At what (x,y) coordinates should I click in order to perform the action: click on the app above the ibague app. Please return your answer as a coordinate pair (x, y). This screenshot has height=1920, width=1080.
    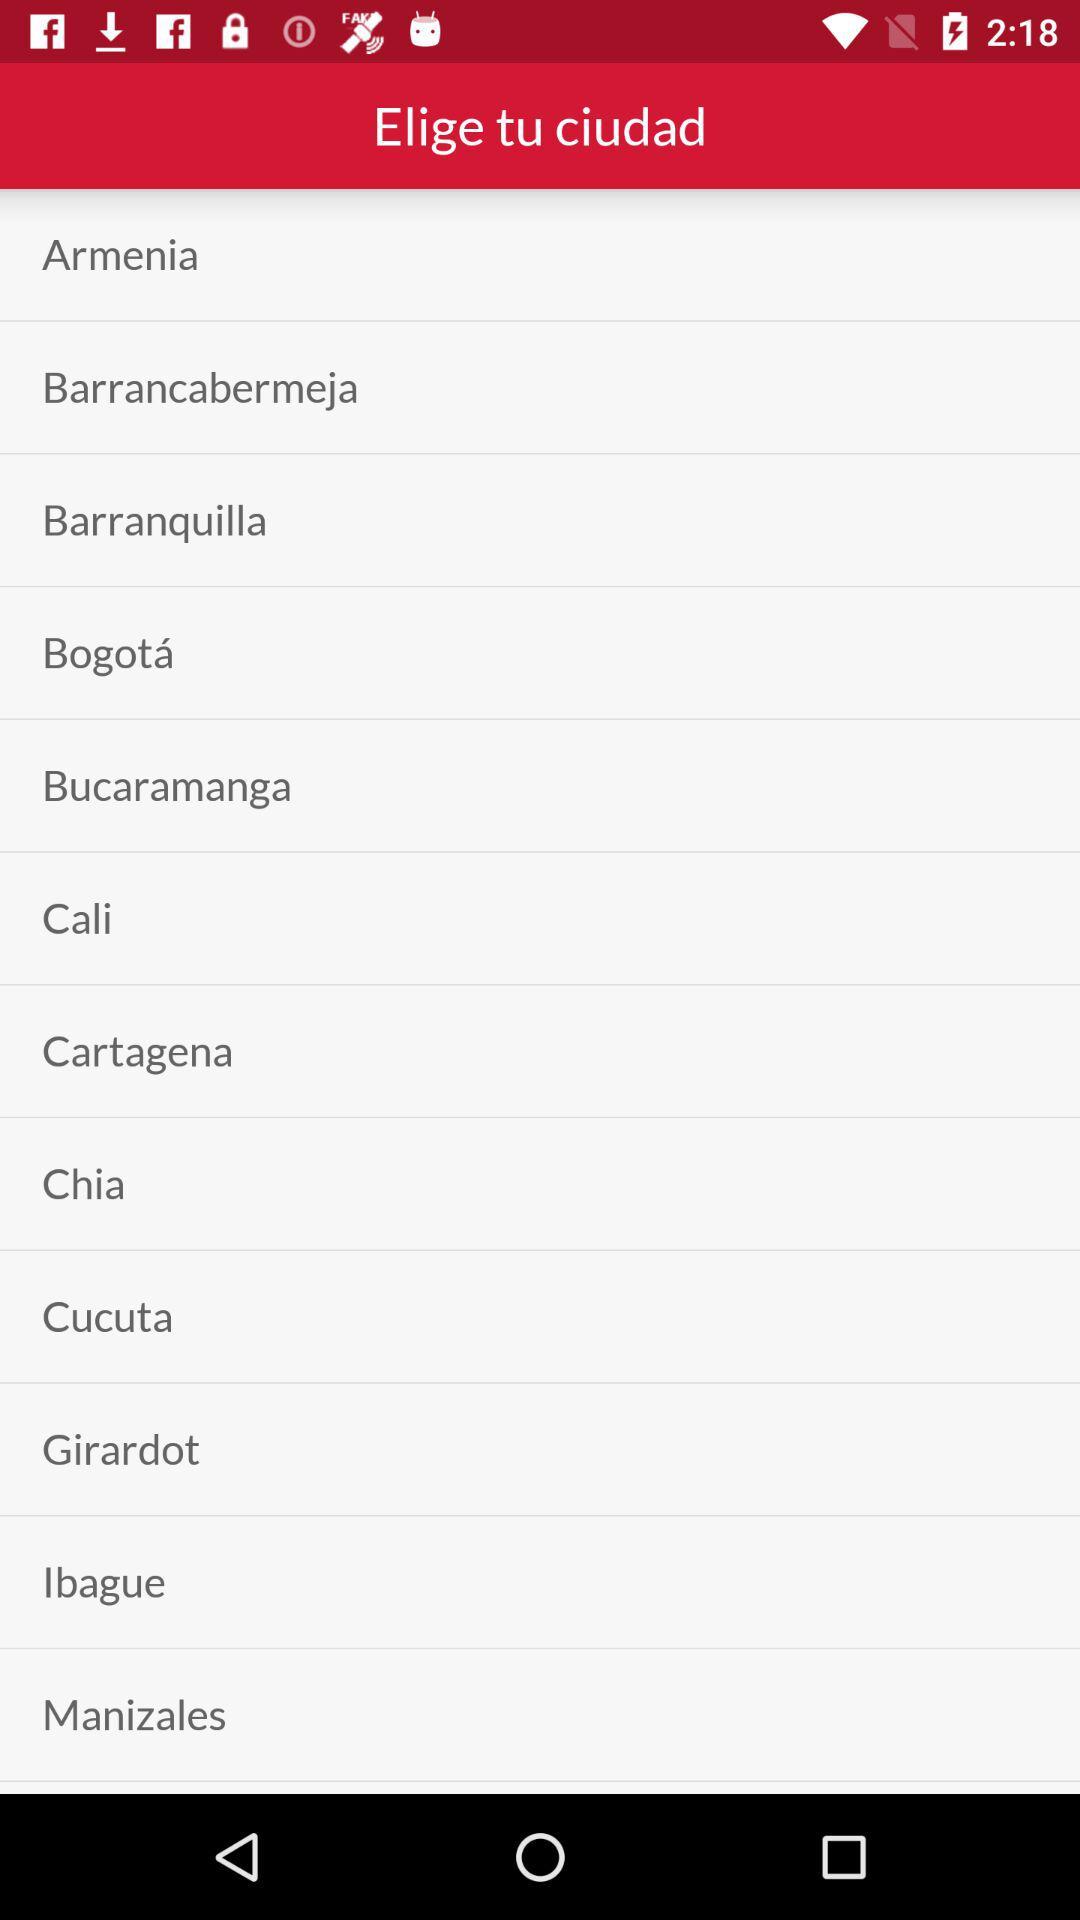
    Looking at the image, I should click on (121, 1449).